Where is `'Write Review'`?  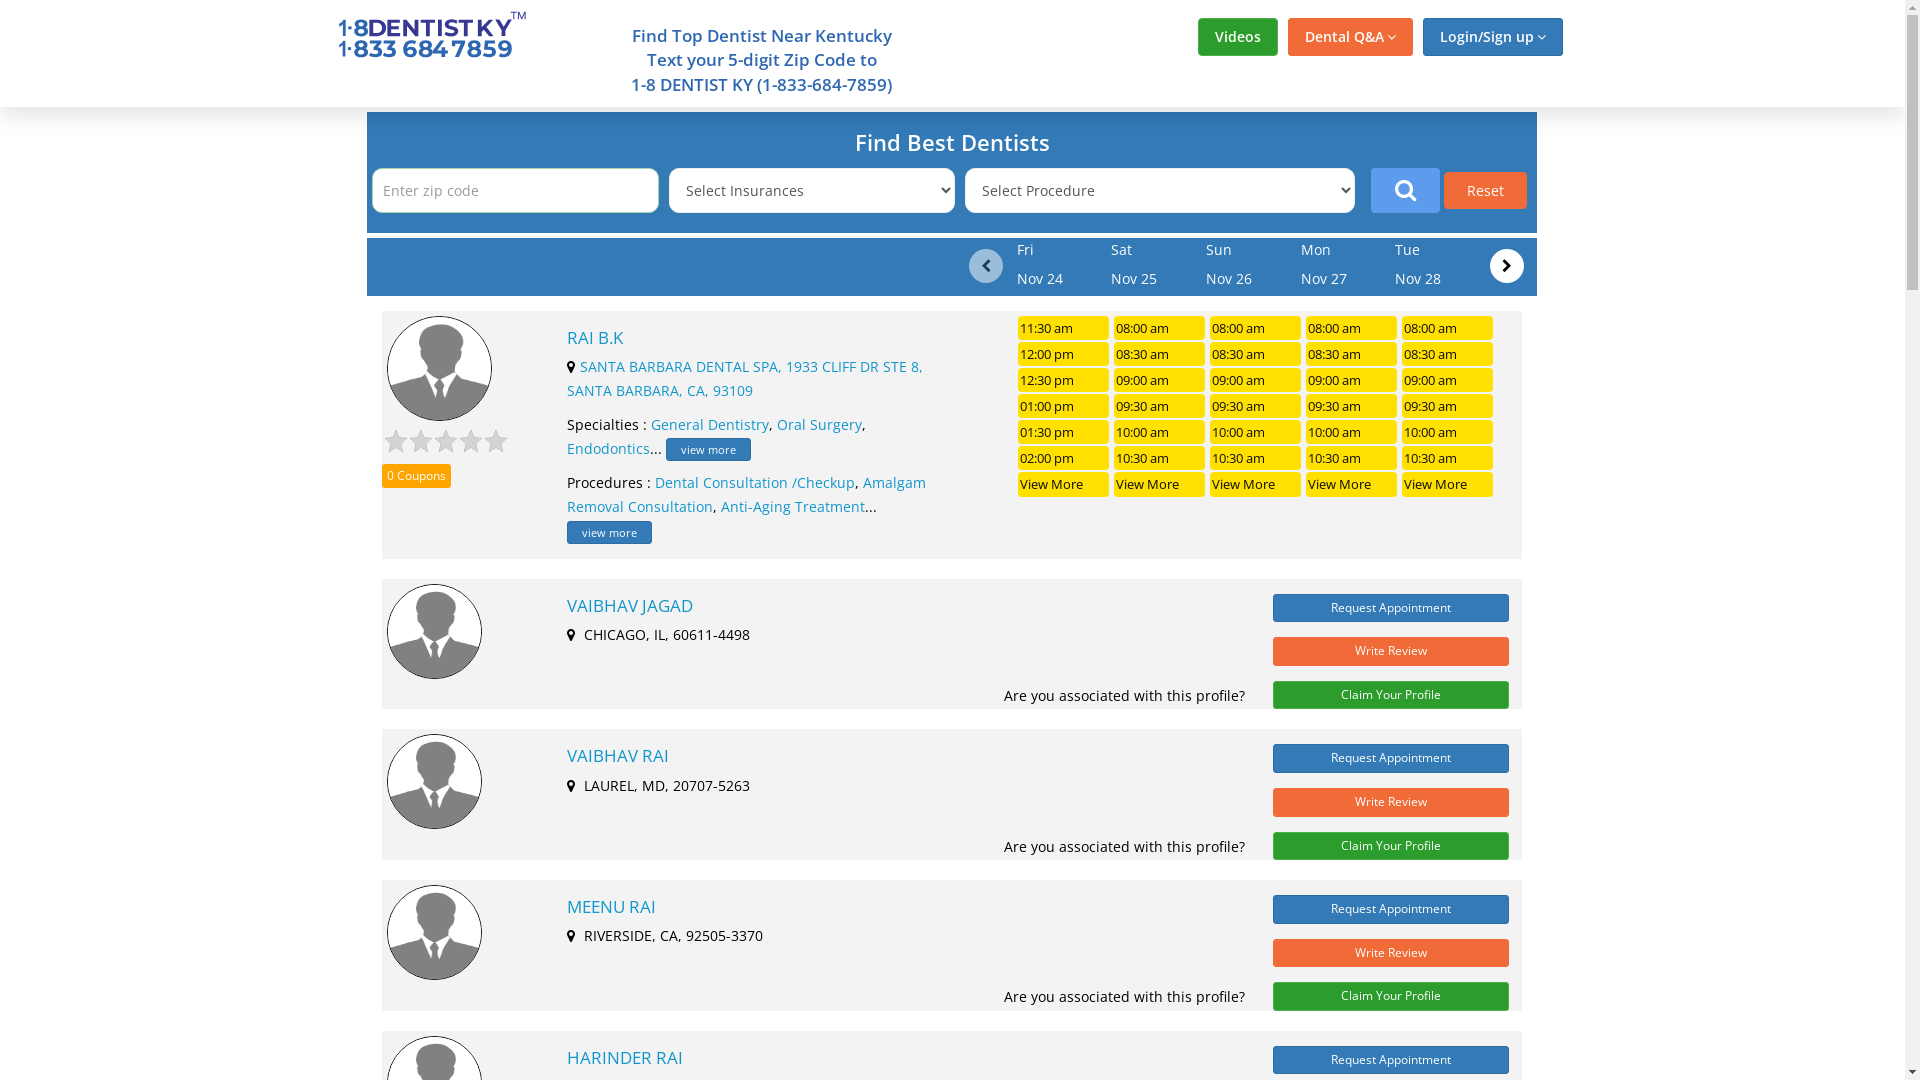
'Write Review' is located at coordinates (1390, 651).